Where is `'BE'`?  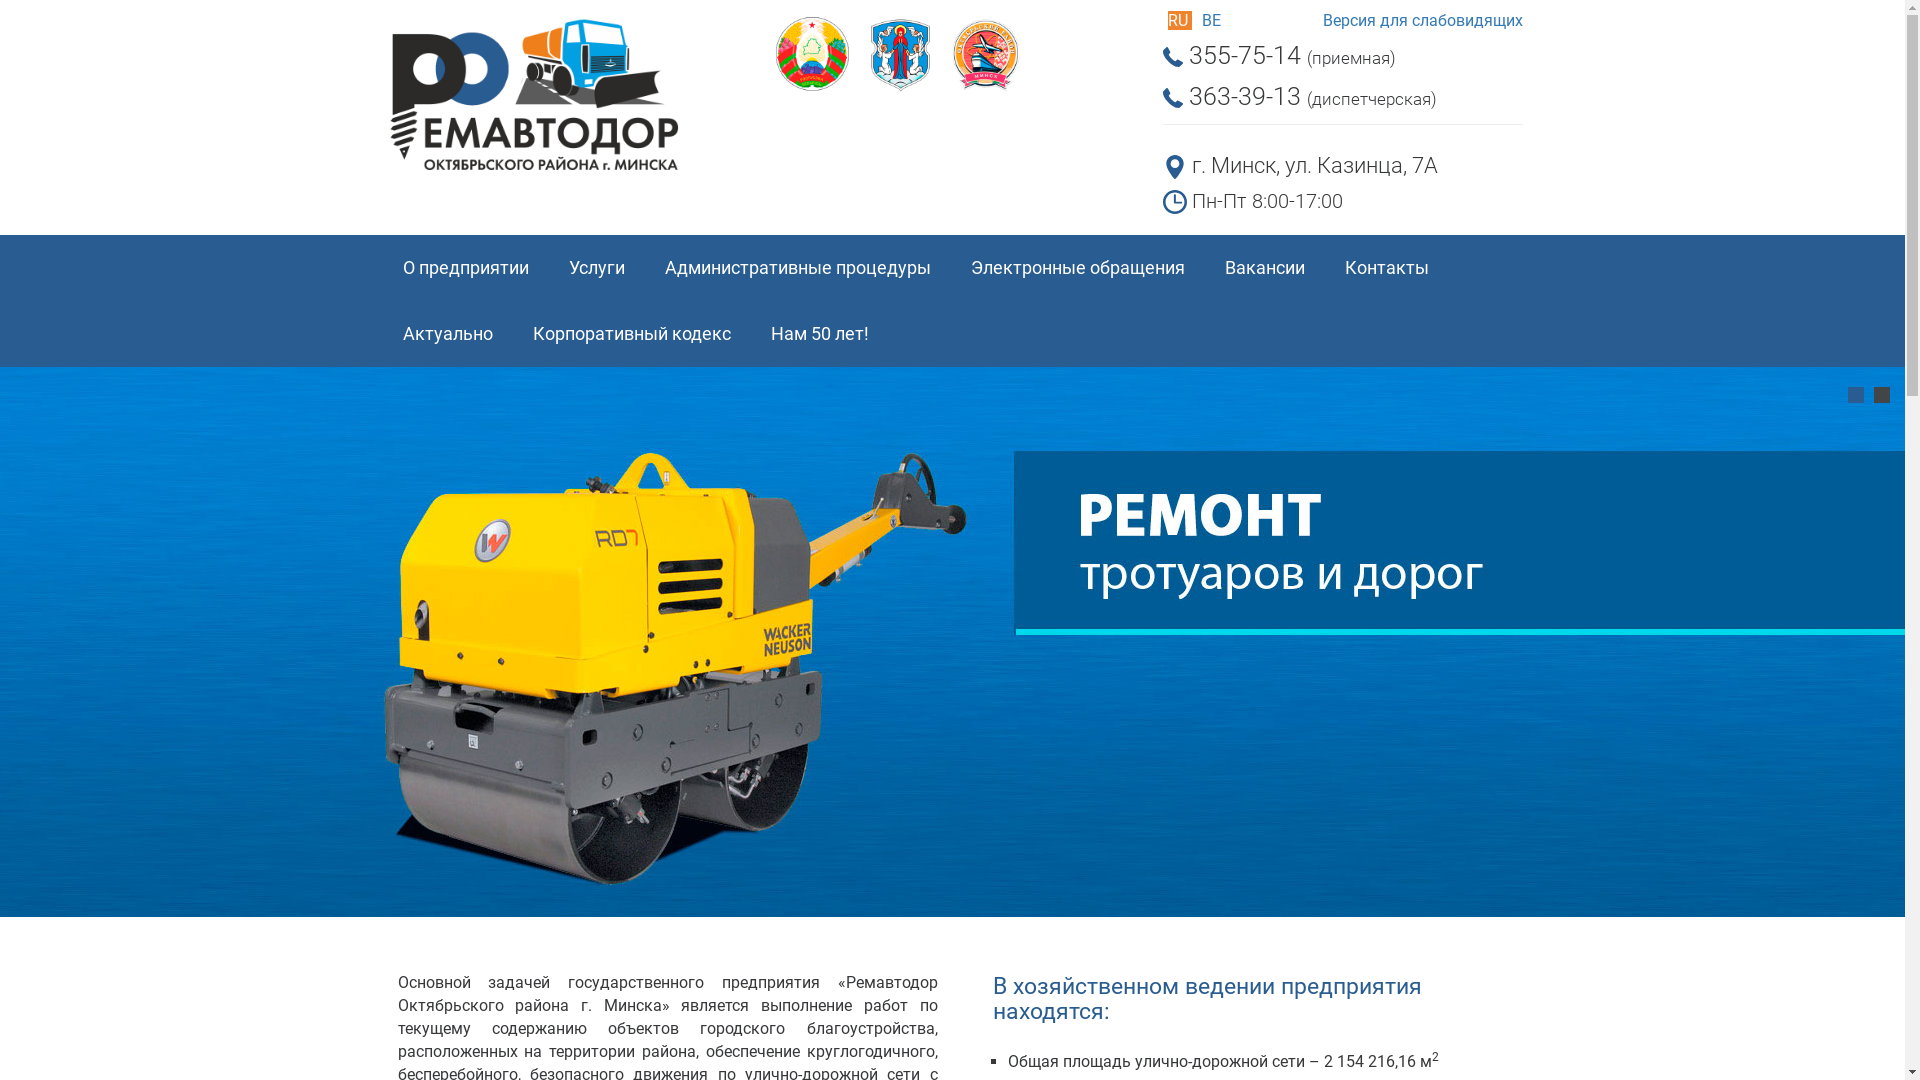 'BE' is located at coordinates (1200, 20).